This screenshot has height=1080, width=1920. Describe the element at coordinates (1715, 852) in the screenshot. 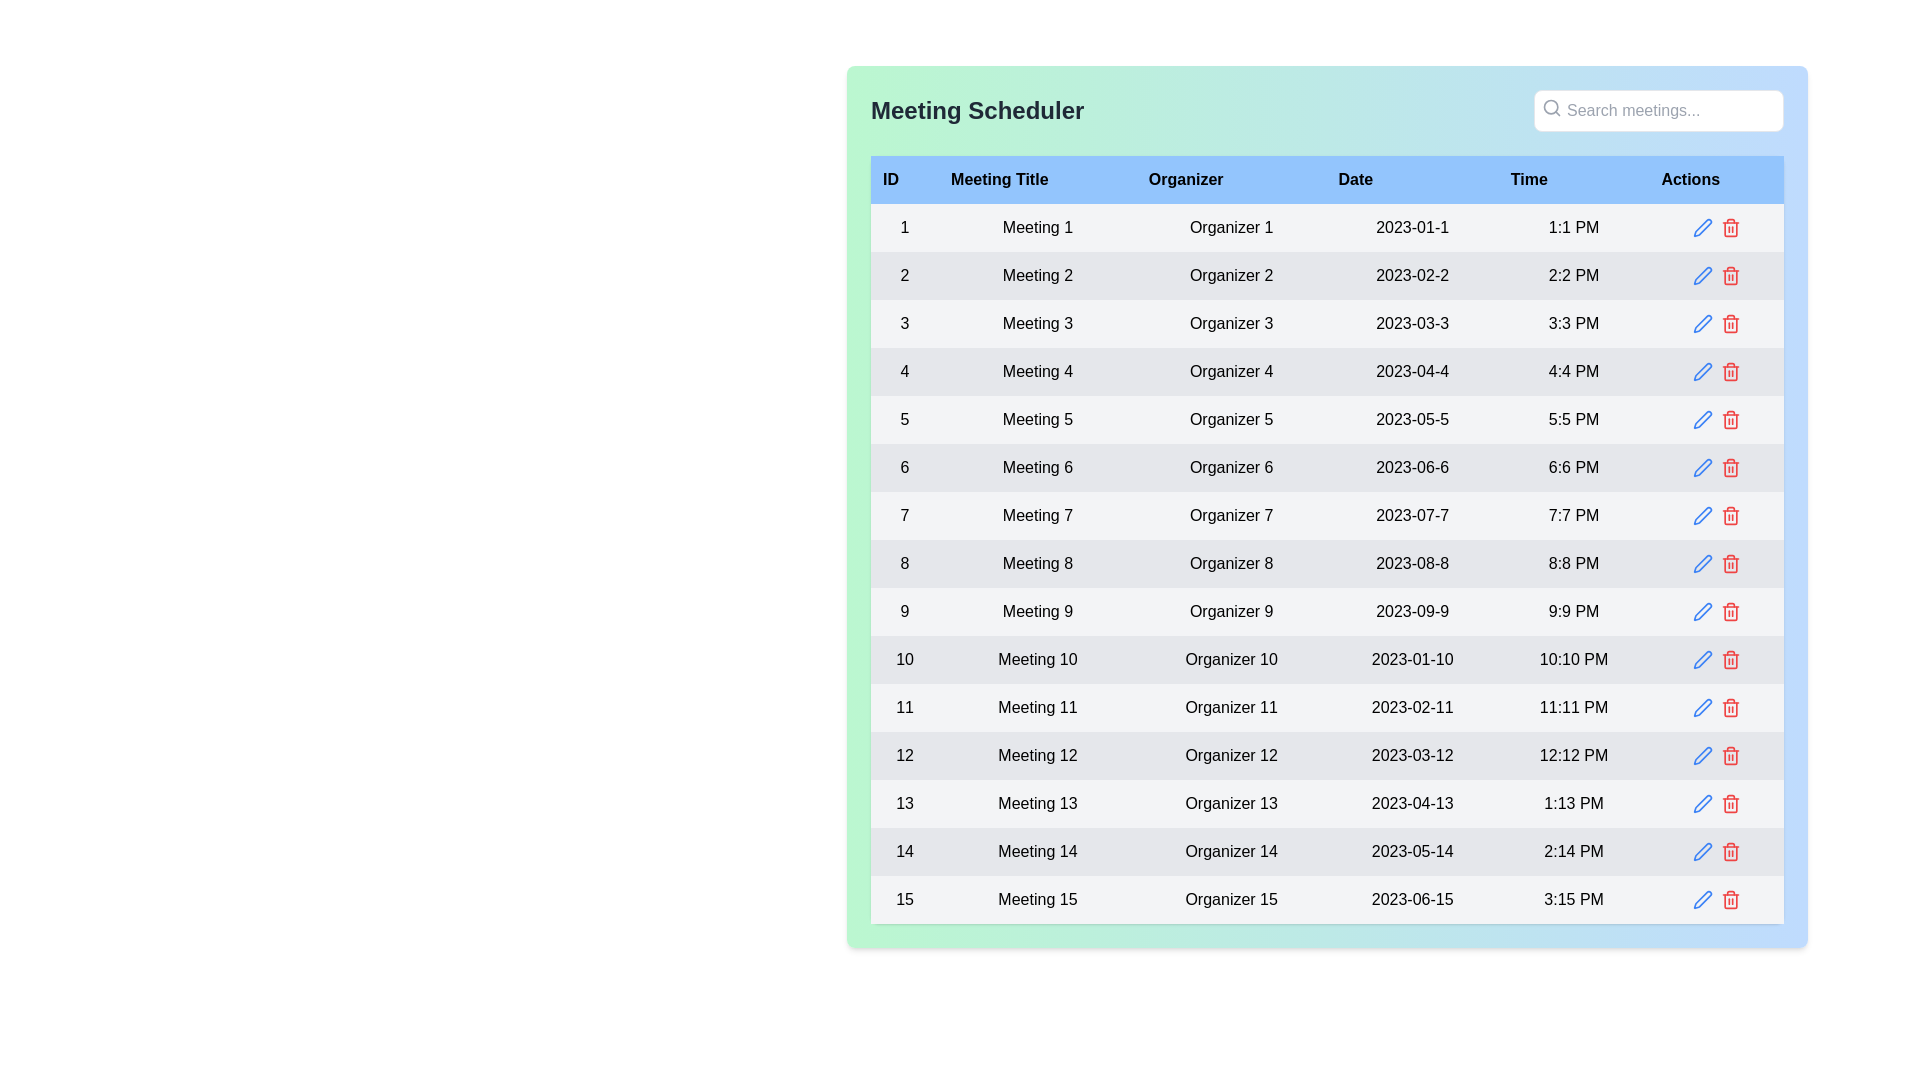

I see `the group of interactive buttons in the 'Actions' column` at that location.